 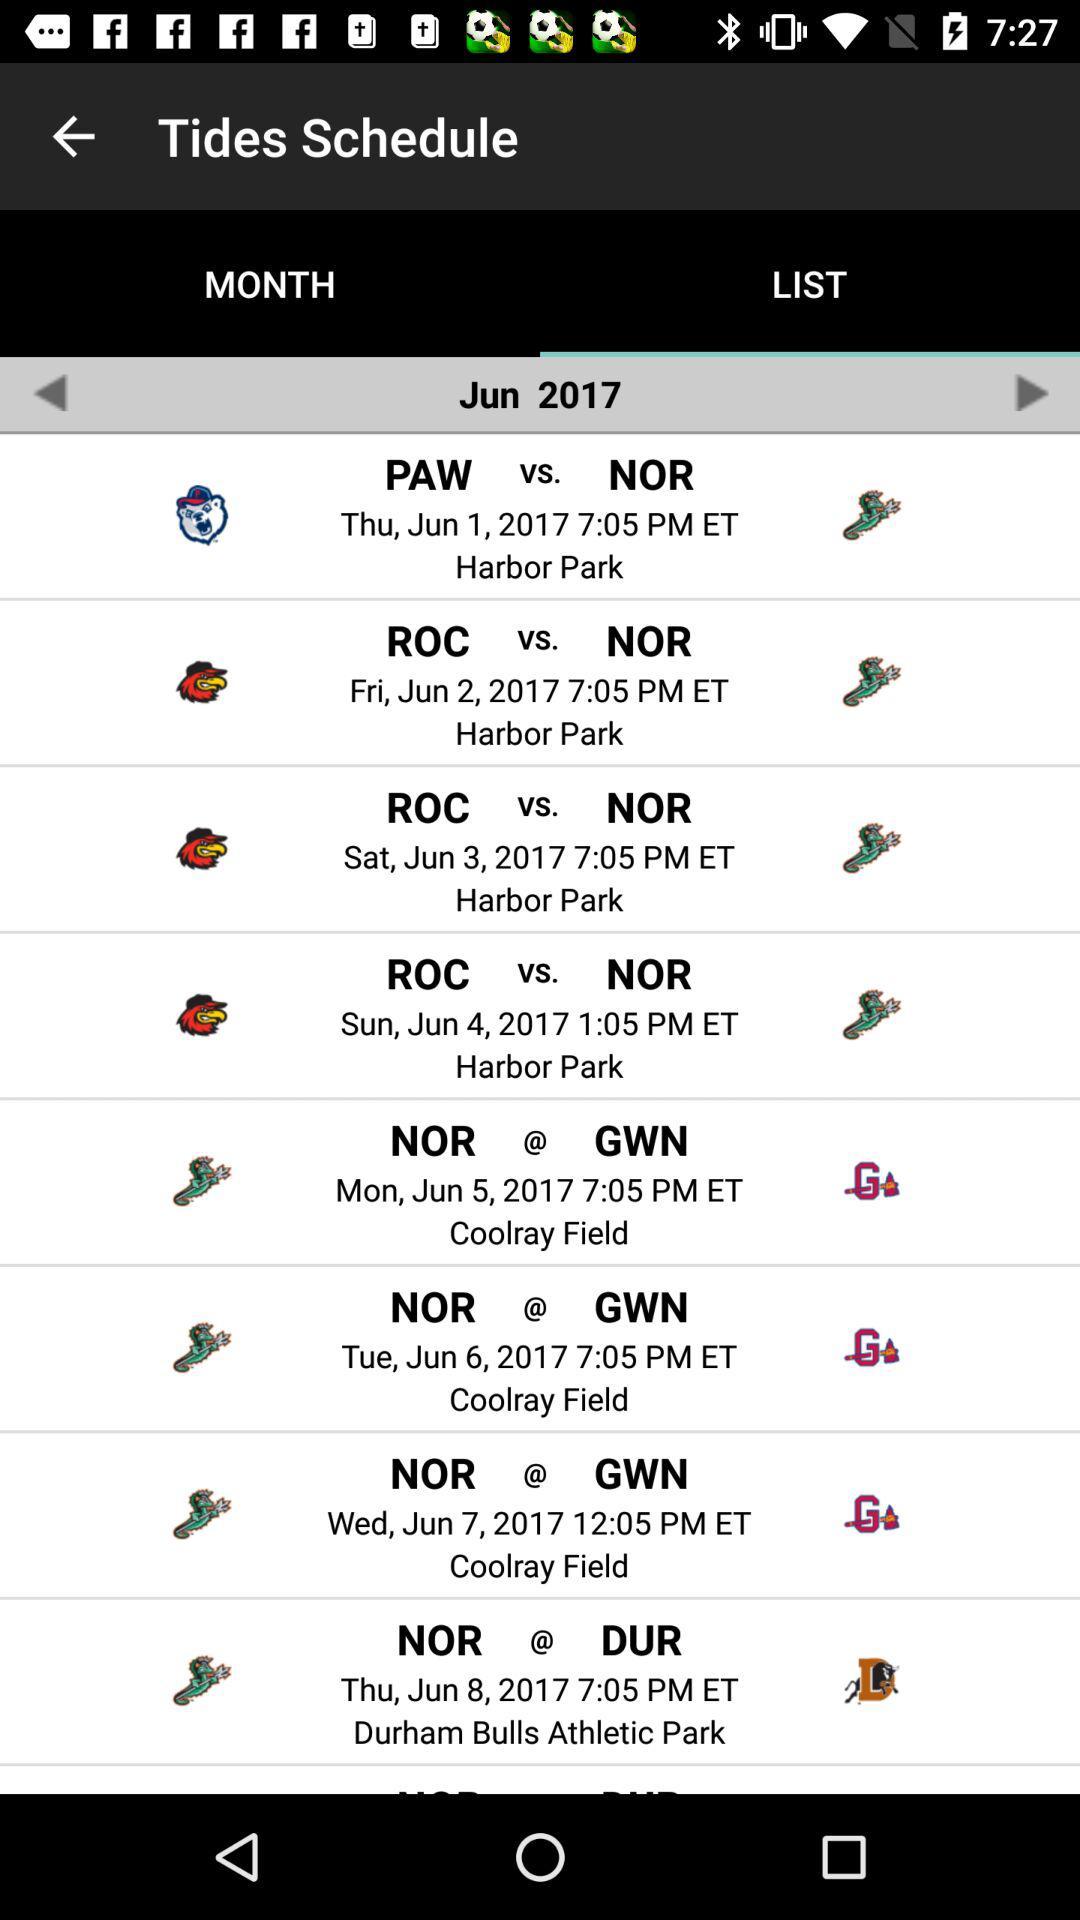 What do you see at coordinates (541, 1638) in the screenshot?
I see `app to the right of nor icon` at bounding box center [541, 1638].